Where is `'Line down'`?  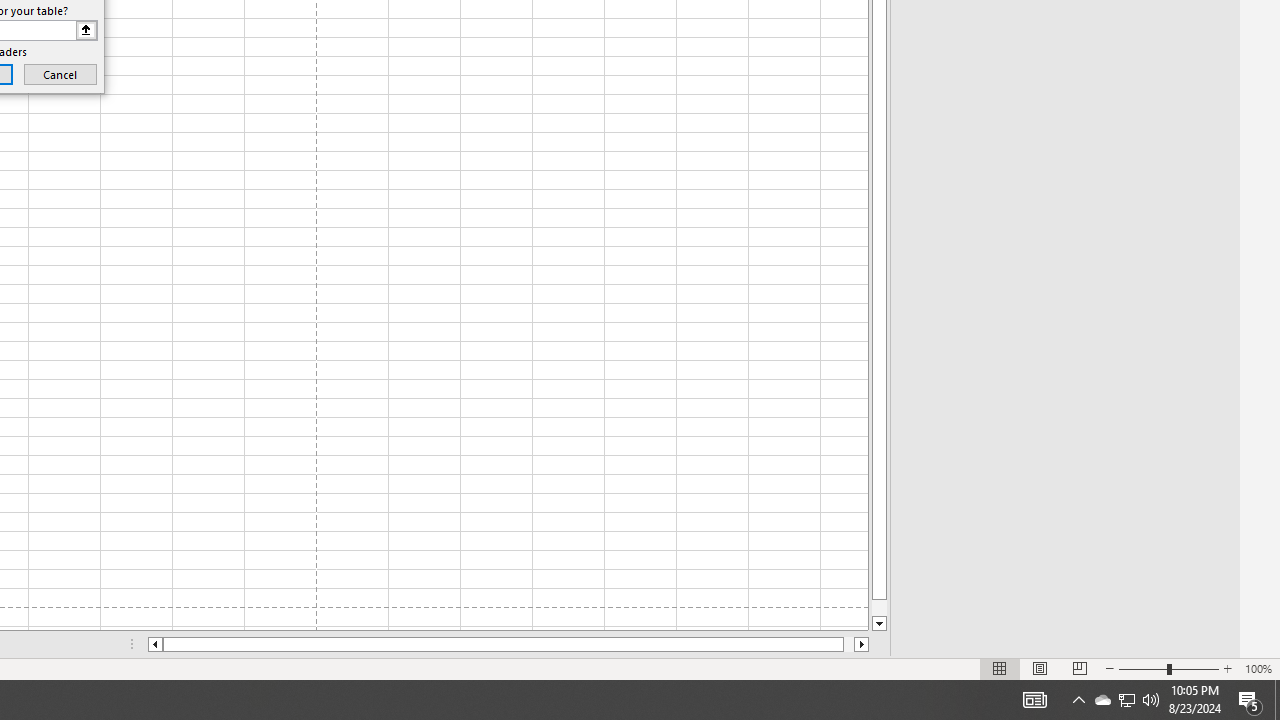 'Line down' is located at coordinates (879, 623).